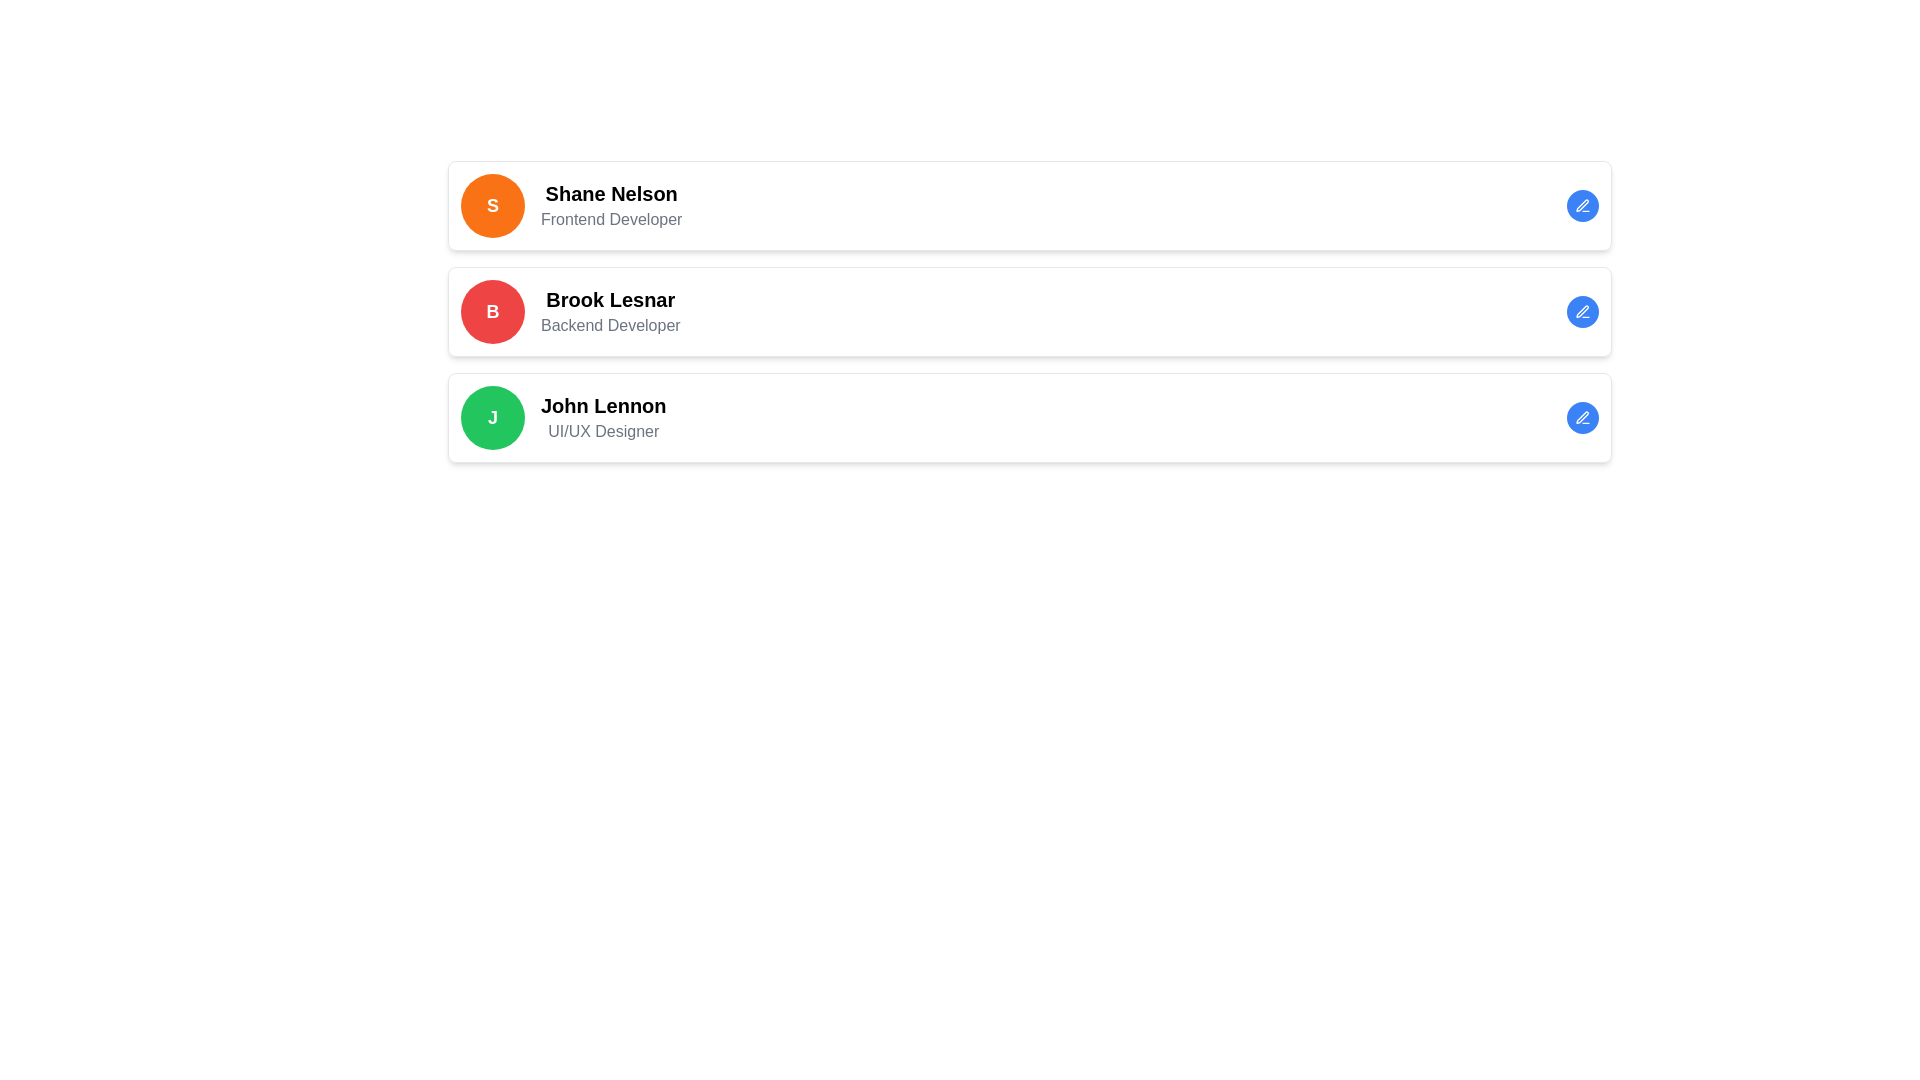 Image resolution: width=1920 pixels, height=1080 pixels. I want to click on the static text label displaying 'Brook Lesnar' and 'Backend Developer', which is the second entry in the vertical stack of cards, so click(609, 312).